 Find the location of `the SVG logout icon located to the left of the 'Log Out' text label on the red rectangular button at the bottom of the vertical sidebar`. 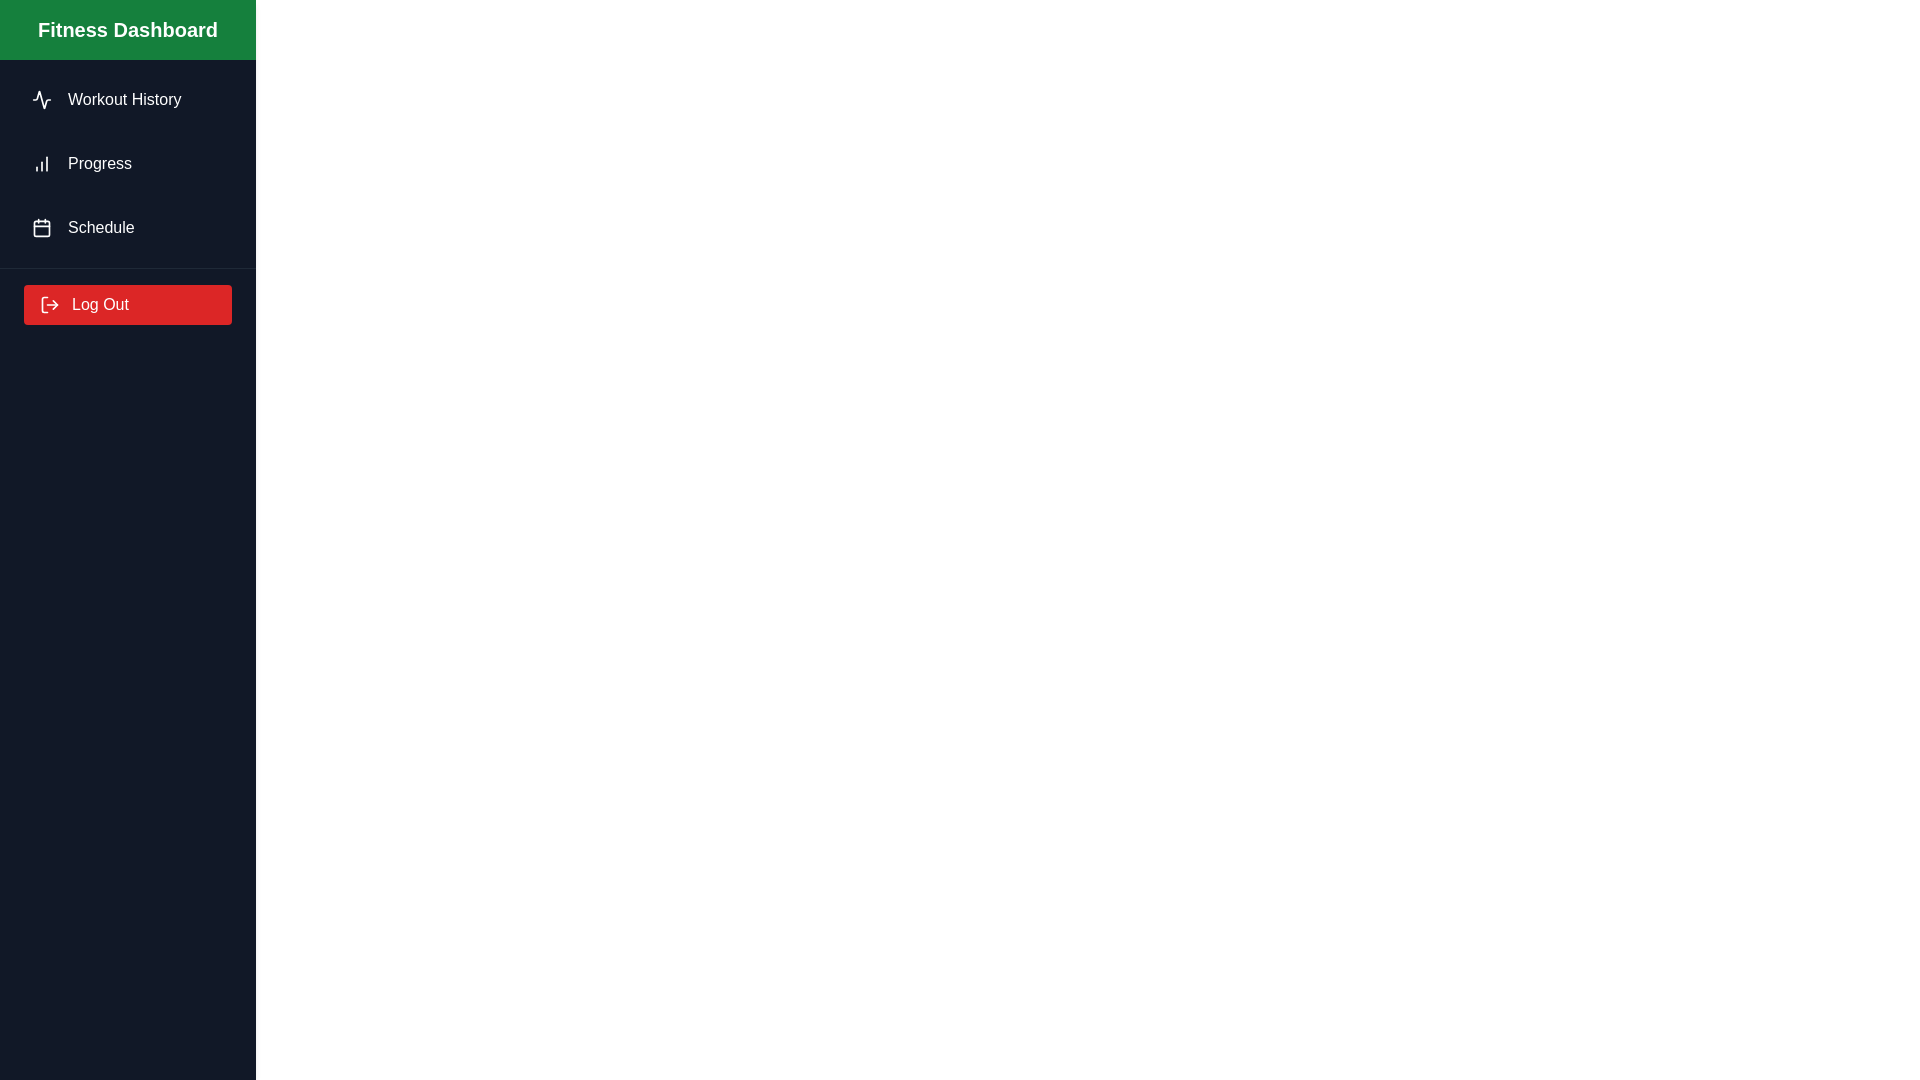

the SVG logout icon located to the left of the 'Log Out' text label on the red rectangular button at the bottom of the vertical sidebar is located at coordinates (49, 304).